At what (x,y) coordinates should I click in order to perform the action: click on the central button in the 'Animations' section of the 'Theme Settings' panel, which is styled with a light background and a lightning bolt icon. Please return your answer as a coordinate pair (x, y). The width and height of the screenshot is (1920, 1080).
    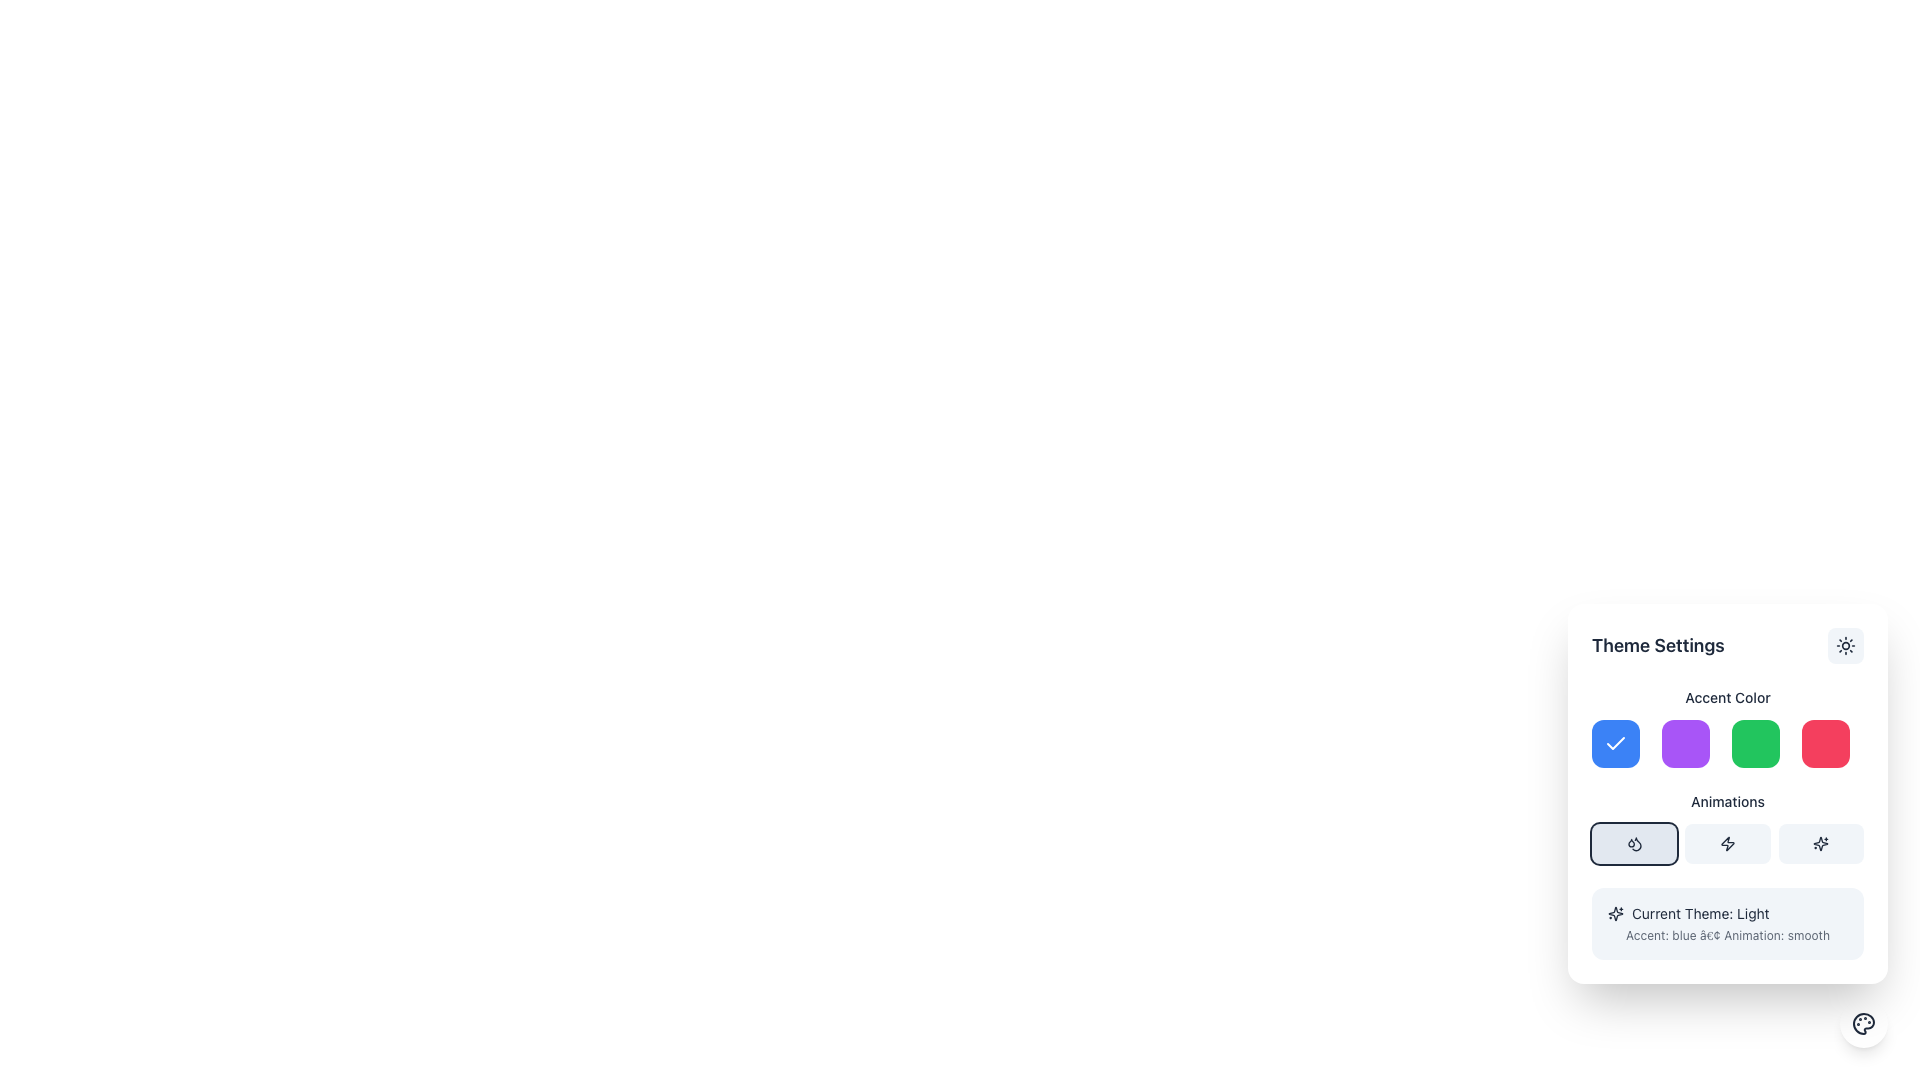
    Looking at the image, I should click on (1727, 828).